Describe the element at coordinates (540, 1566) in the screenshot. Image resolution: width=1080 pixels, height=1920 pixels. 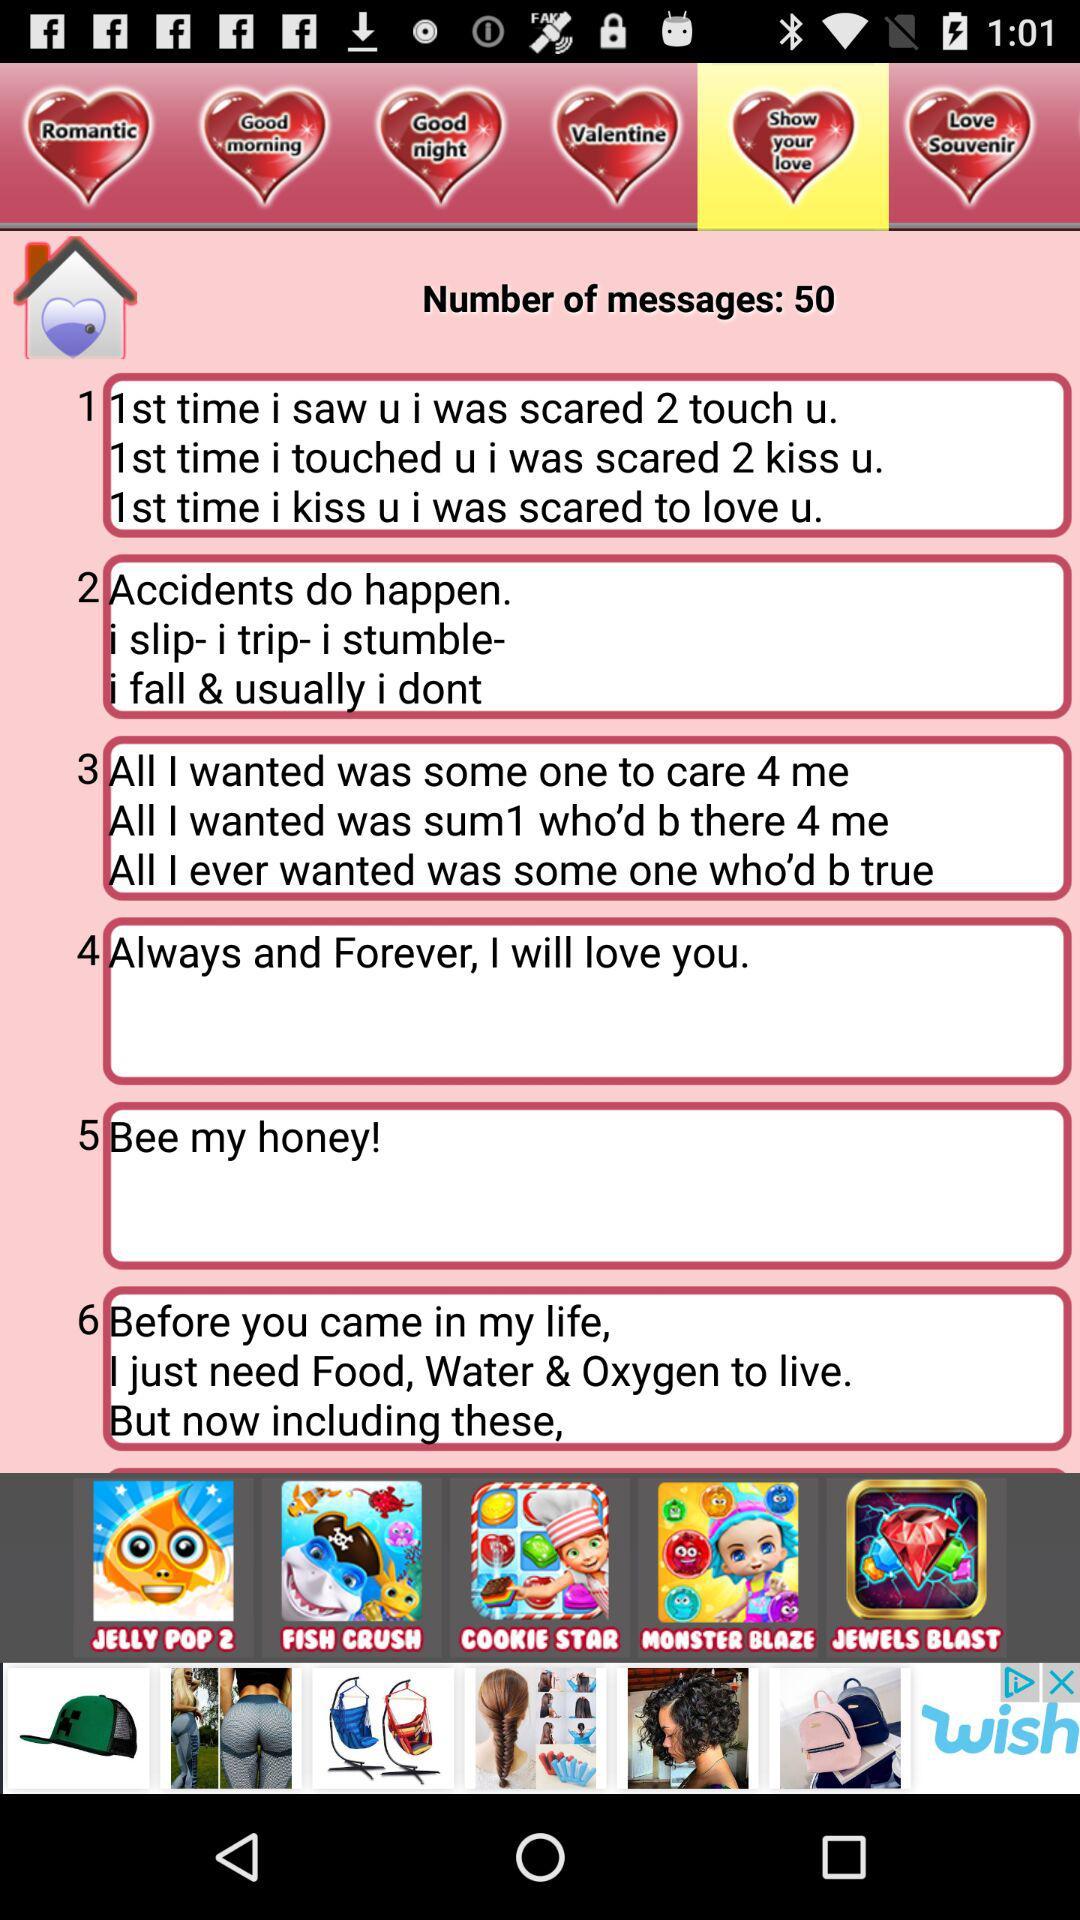
I see `cookie star game` at that location.